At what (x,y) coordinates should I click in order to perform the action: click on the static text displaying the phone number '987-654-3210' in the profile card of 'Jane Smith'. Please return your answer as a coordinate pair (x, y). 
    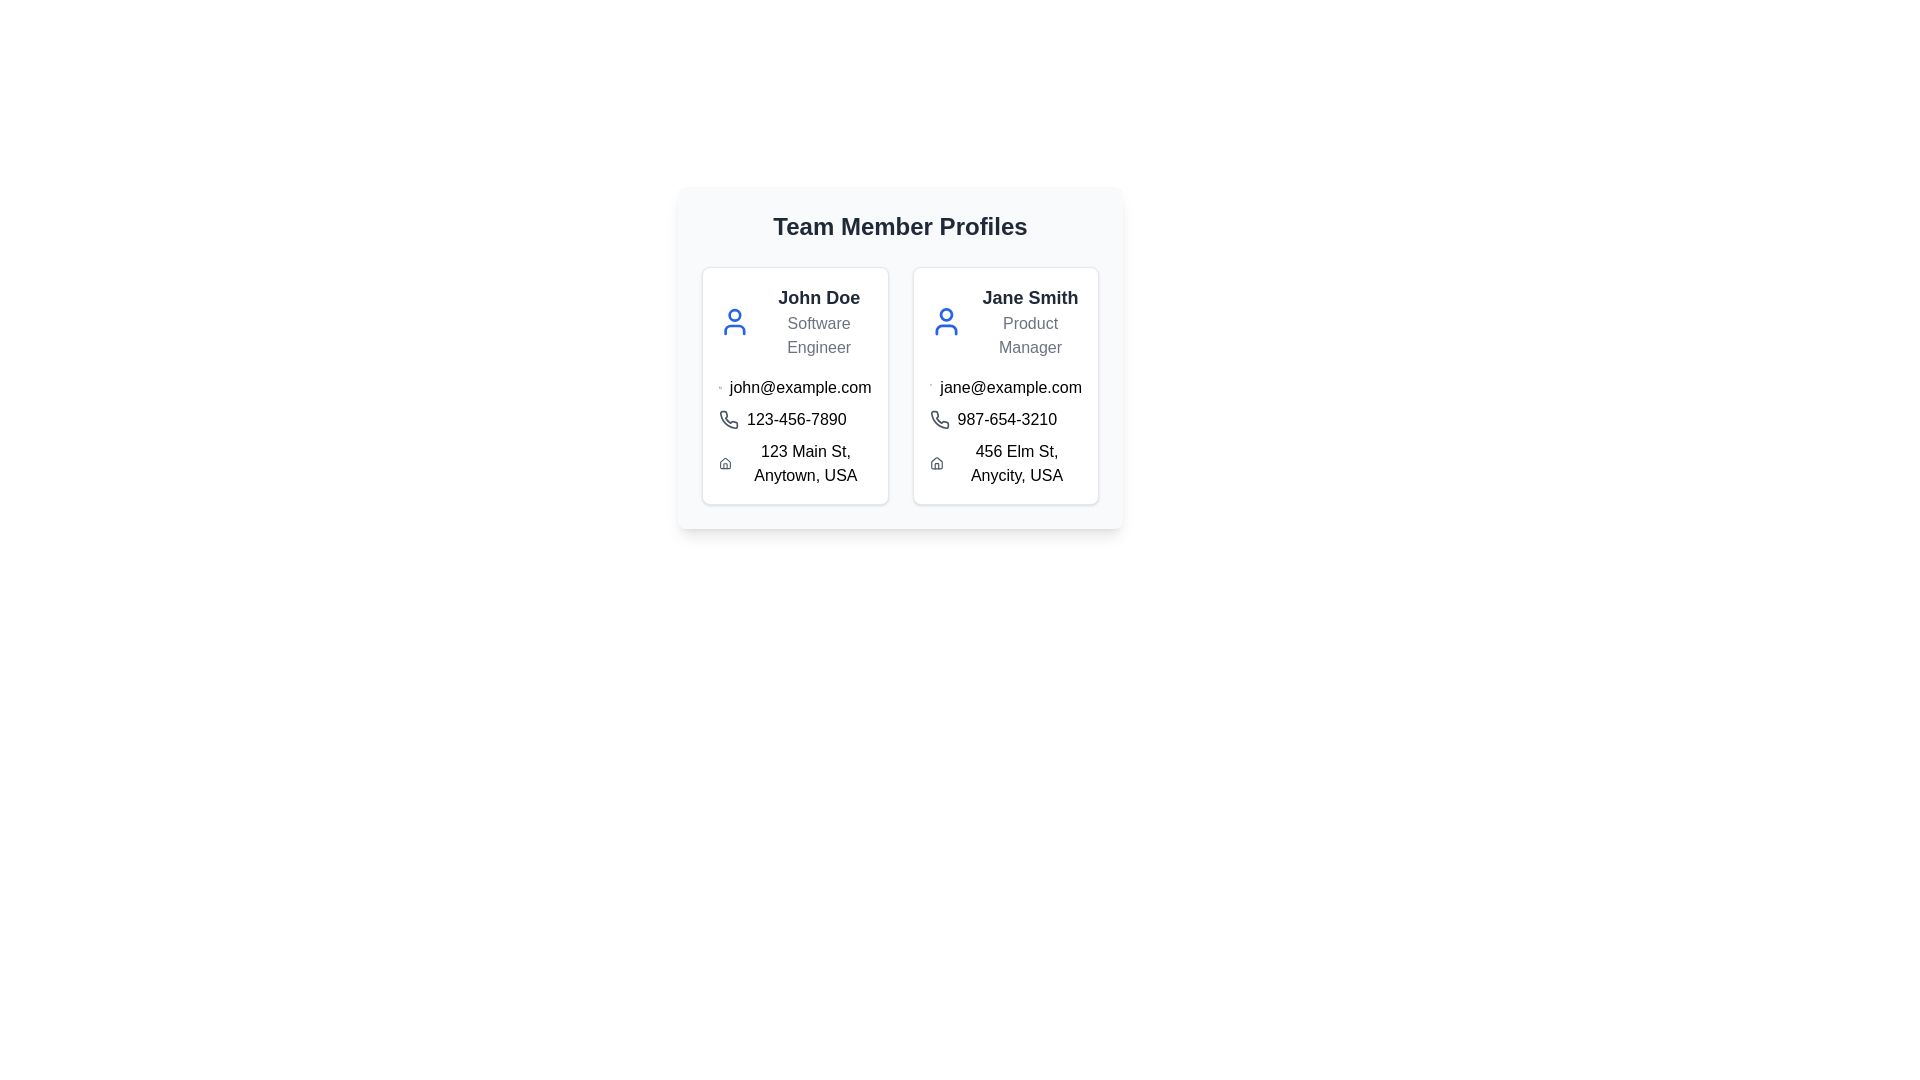
    Looking at the image, I should click on (1005, 419).